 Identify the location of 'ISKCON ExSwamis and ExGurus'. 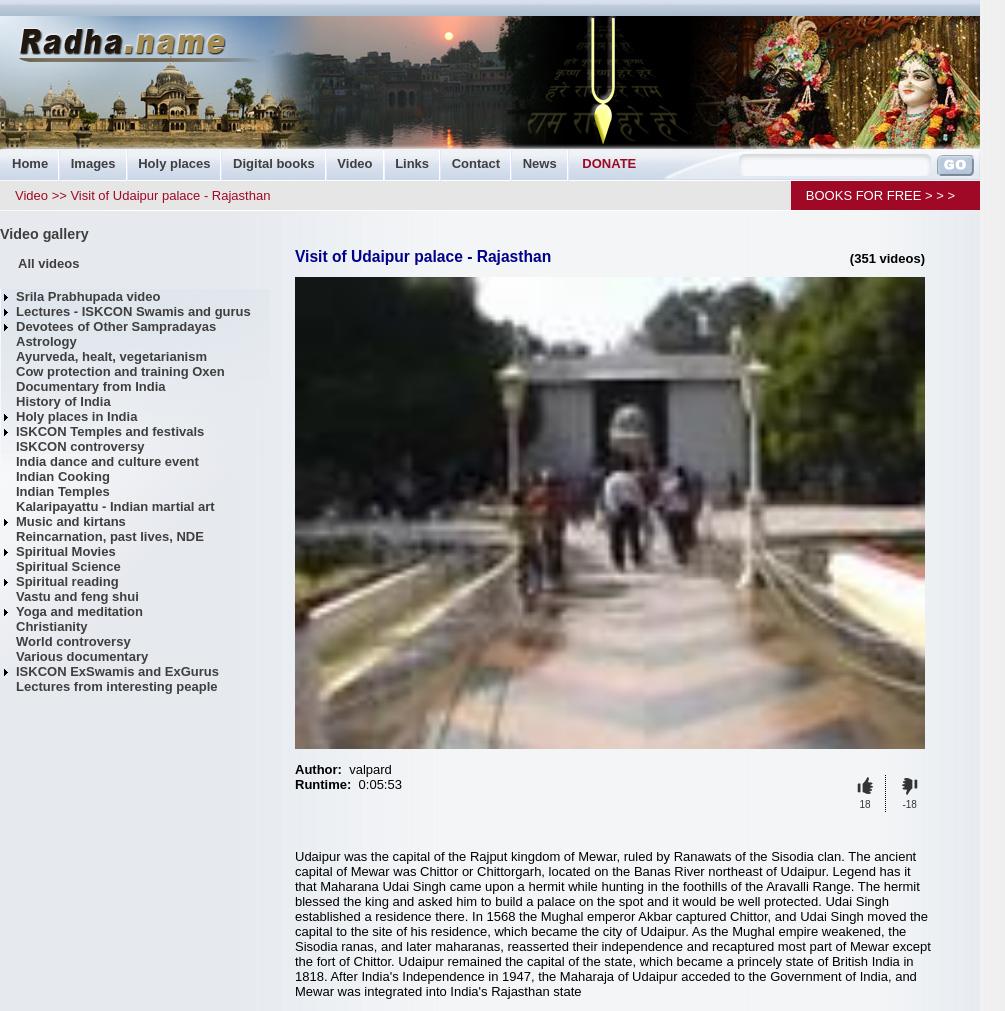
(15, 671).